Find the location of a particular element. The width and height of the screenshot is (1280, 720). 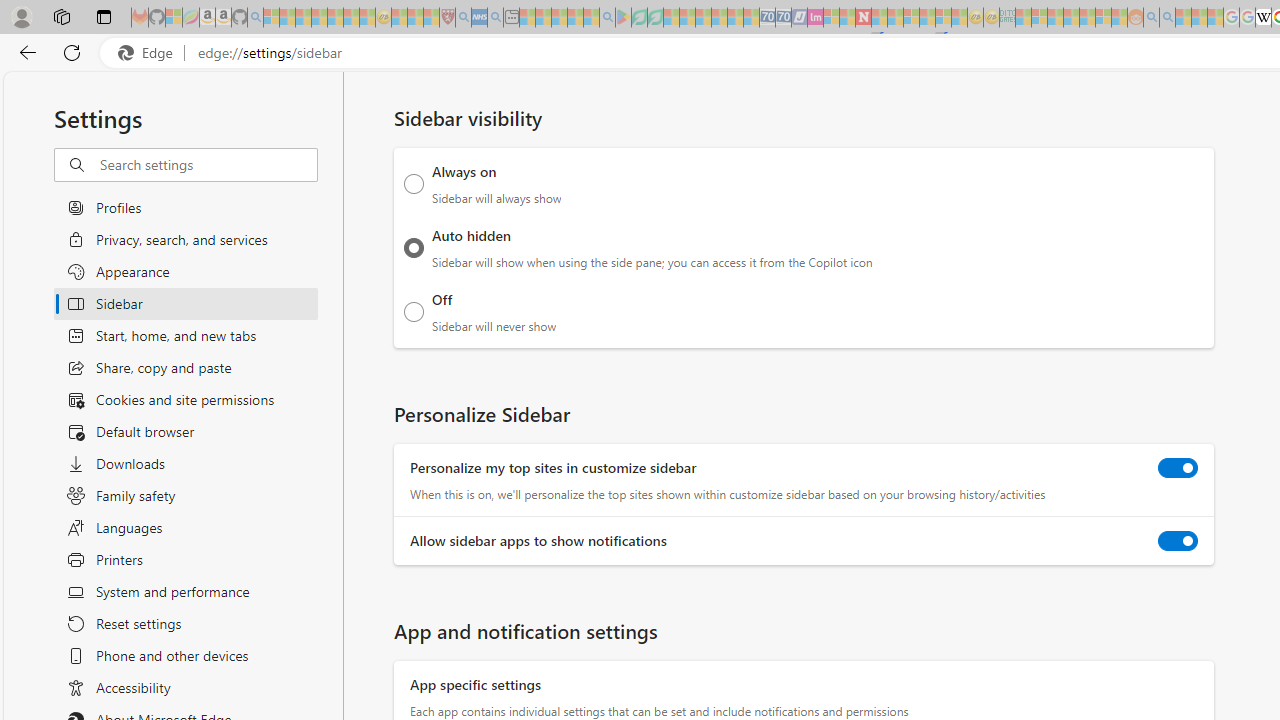

'New Report Confirms 2023 Was Record Hot | Watch - Sleeping' is located at coordinates (335, 17).